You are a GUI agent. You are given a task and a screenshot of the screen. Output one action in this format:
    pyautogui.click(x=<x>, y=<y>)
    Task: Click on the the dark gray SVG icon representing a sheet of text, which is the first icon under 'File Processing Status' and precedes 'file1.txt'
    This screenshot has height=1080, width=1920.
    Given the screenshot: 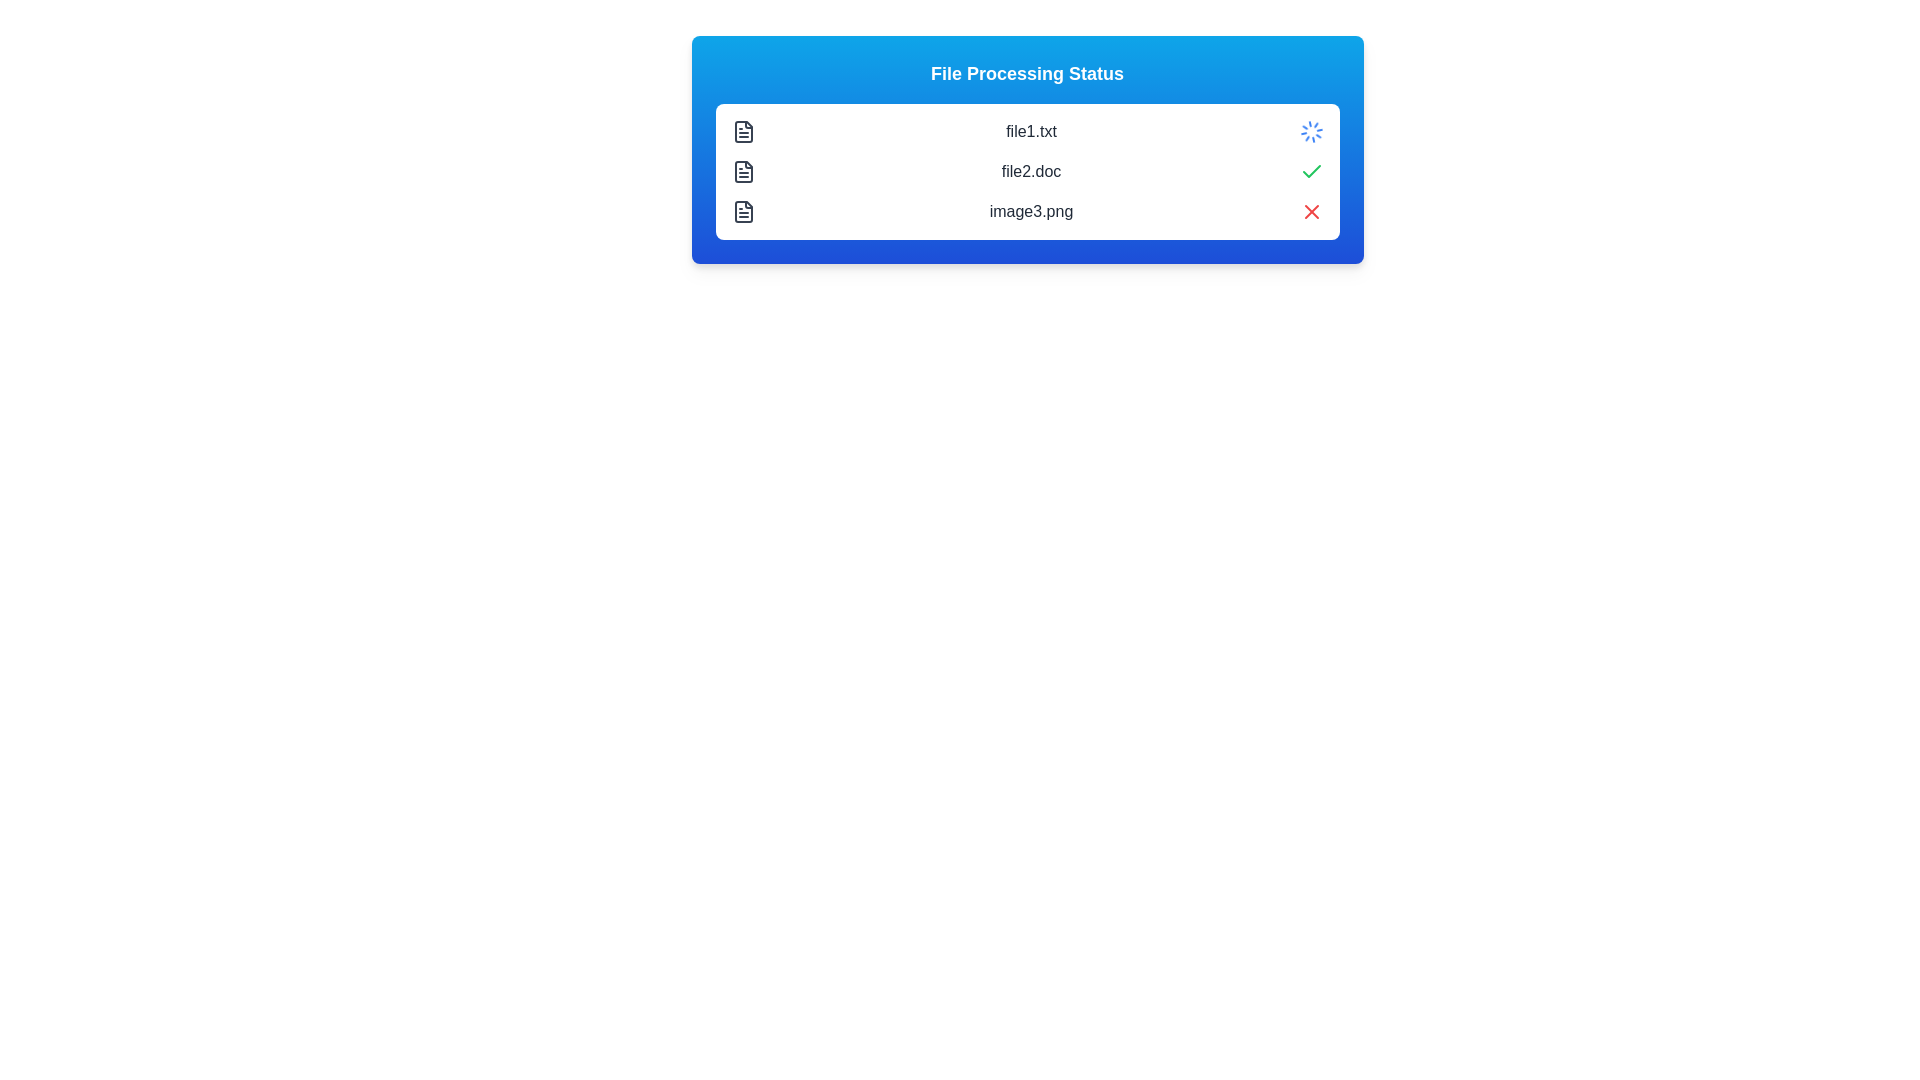 What is the action you would take?
    pyautogui.click(x=742, y=131)
    